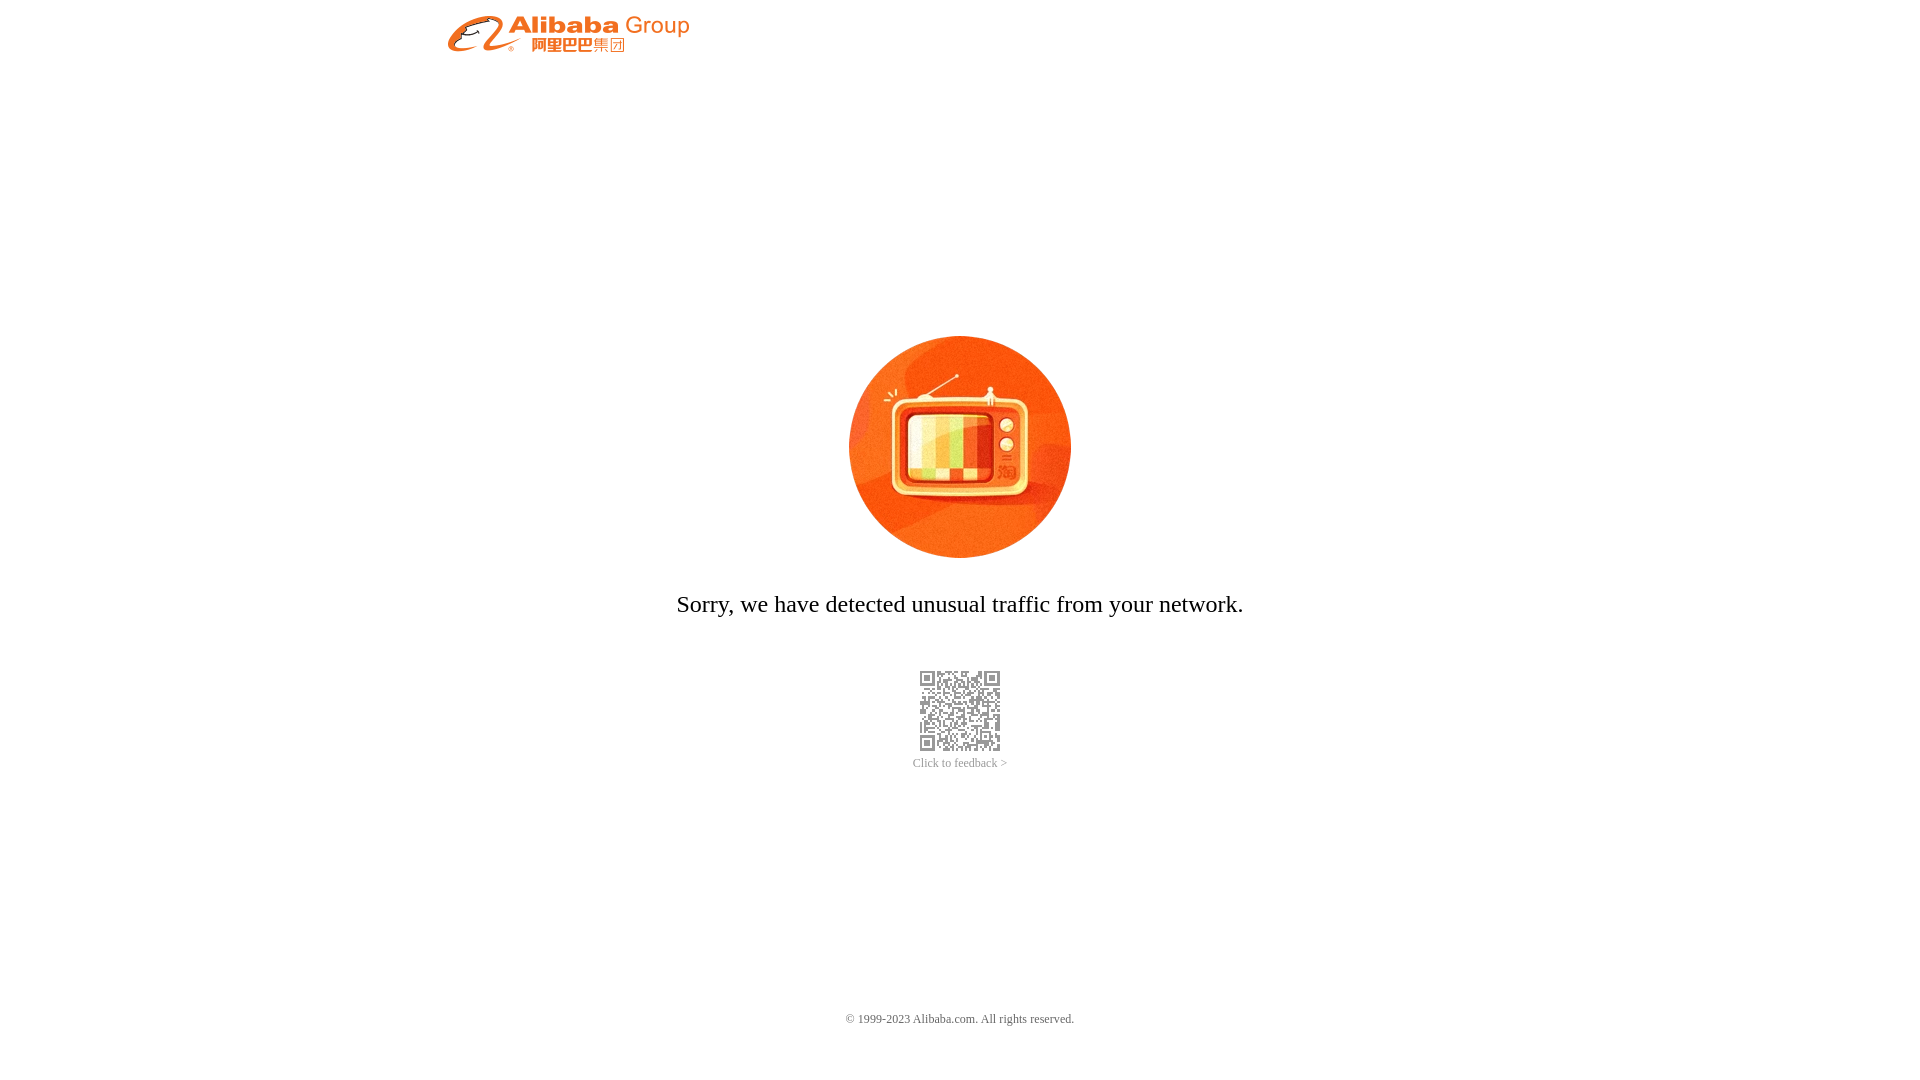 The image size is (1920, 1080). Describe the element at coordinates (911, 763) in the screenshot. I see `'Click to feedback >'` at that location.